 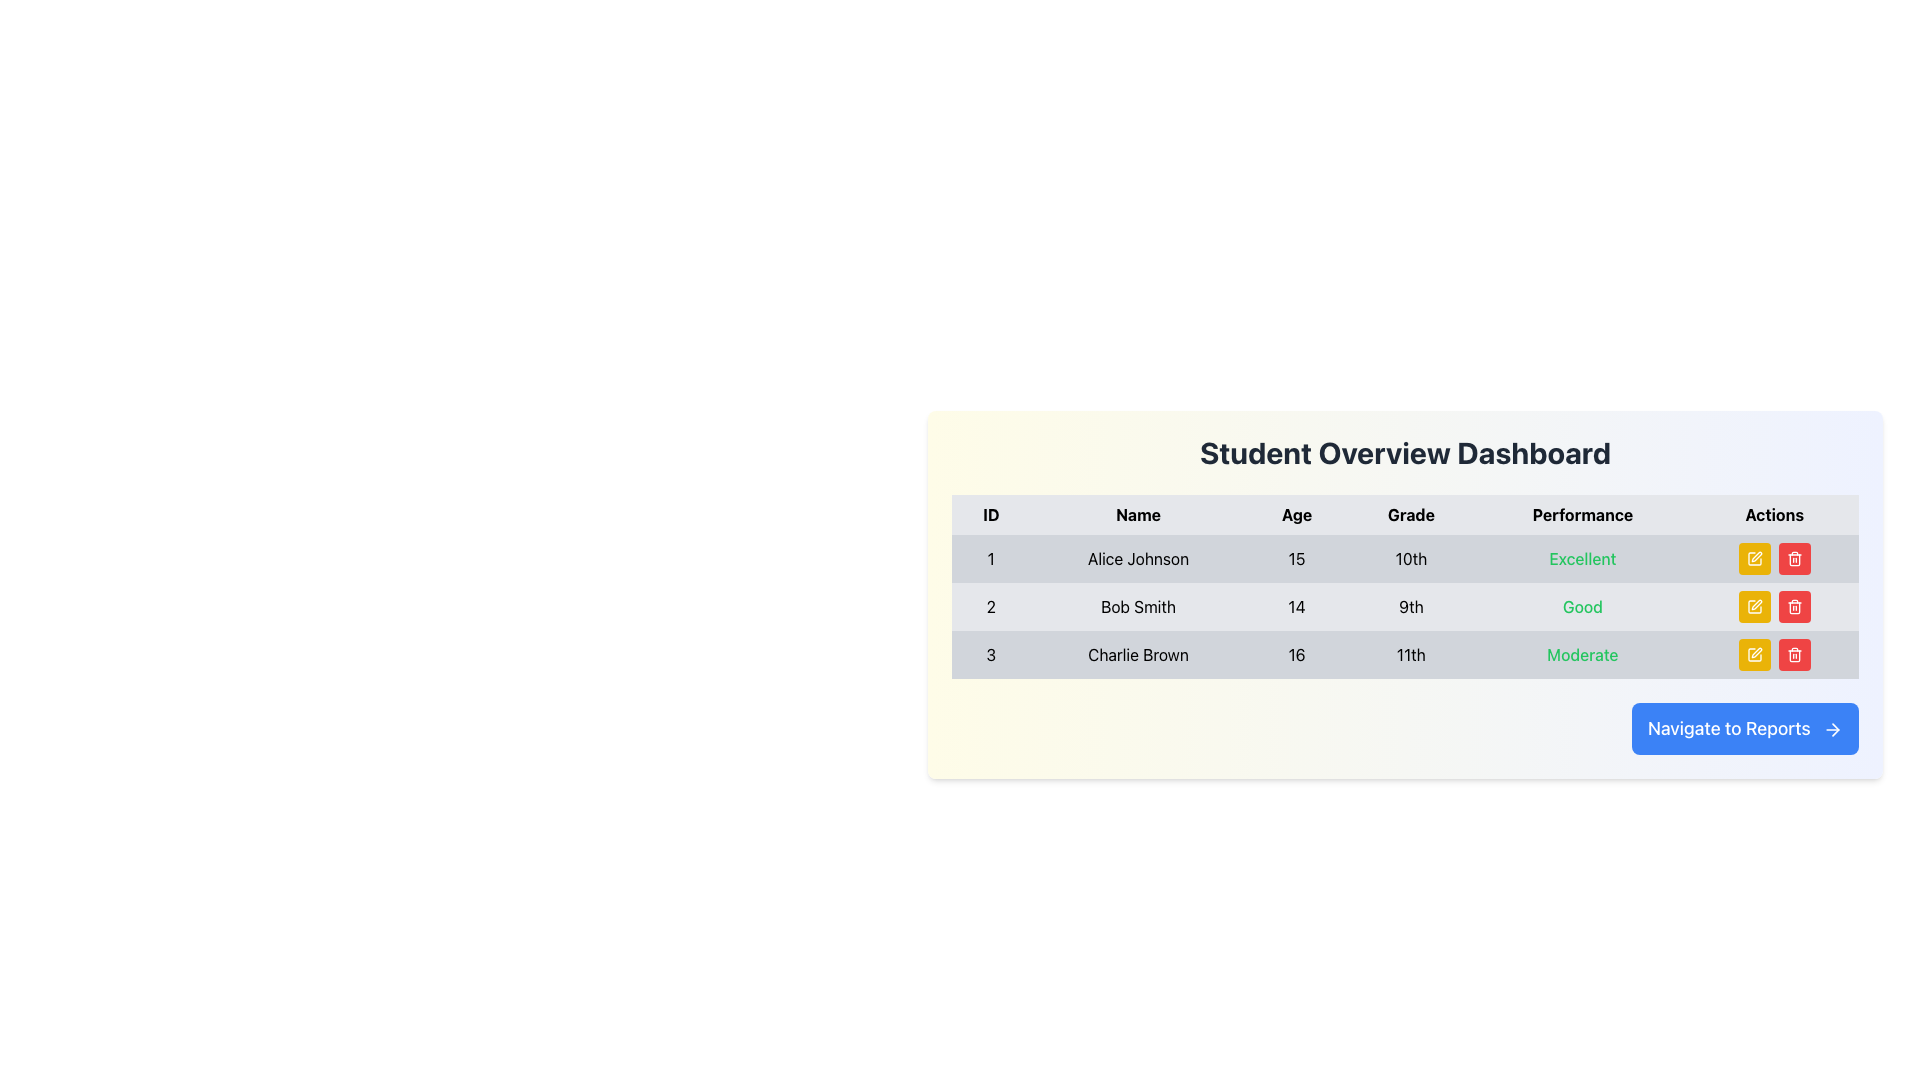 I want to click on the grade information text for the third student, 'Charlie Brown', located between the age '16' and performance 'Moderate' in the table, so click(x=1410, y=655).